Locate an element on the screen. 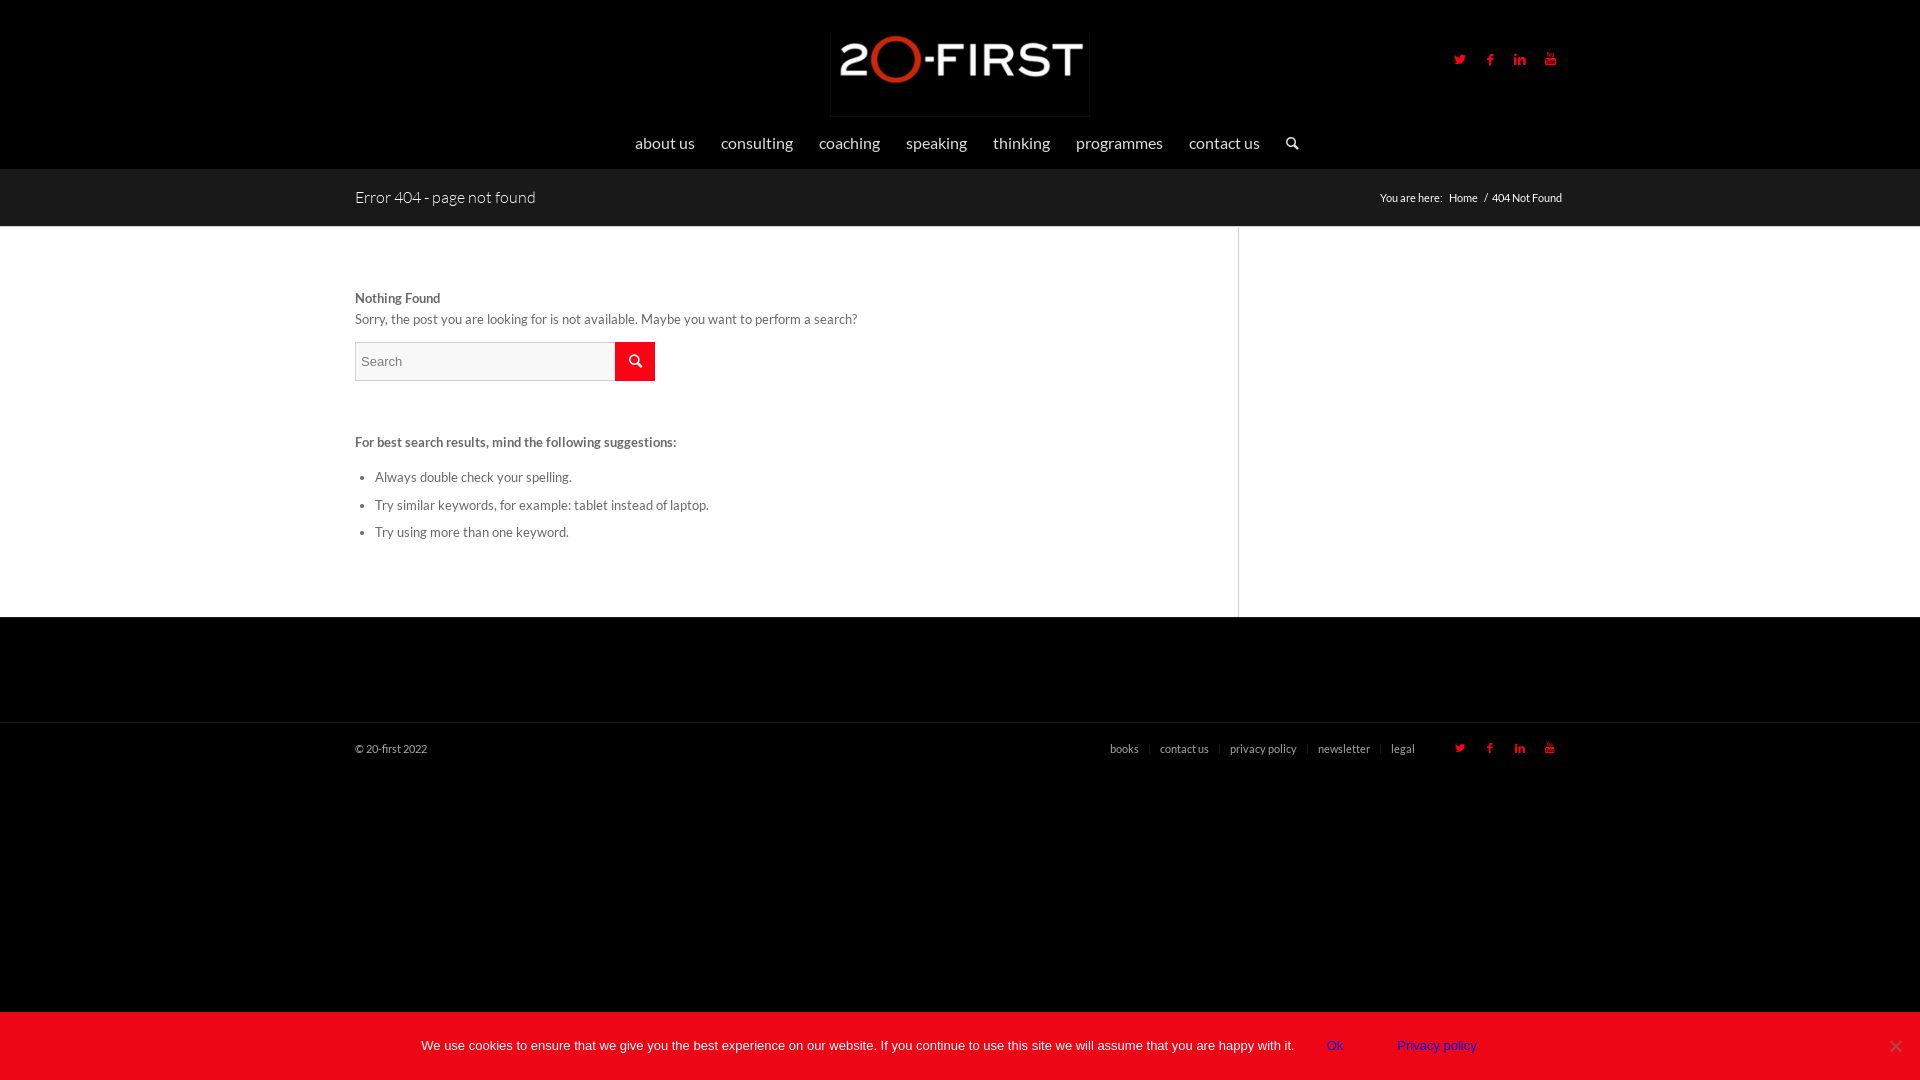 This screenshot has height=1080, width=1920. 'Ok' is located at coordinates (1335, 1044).